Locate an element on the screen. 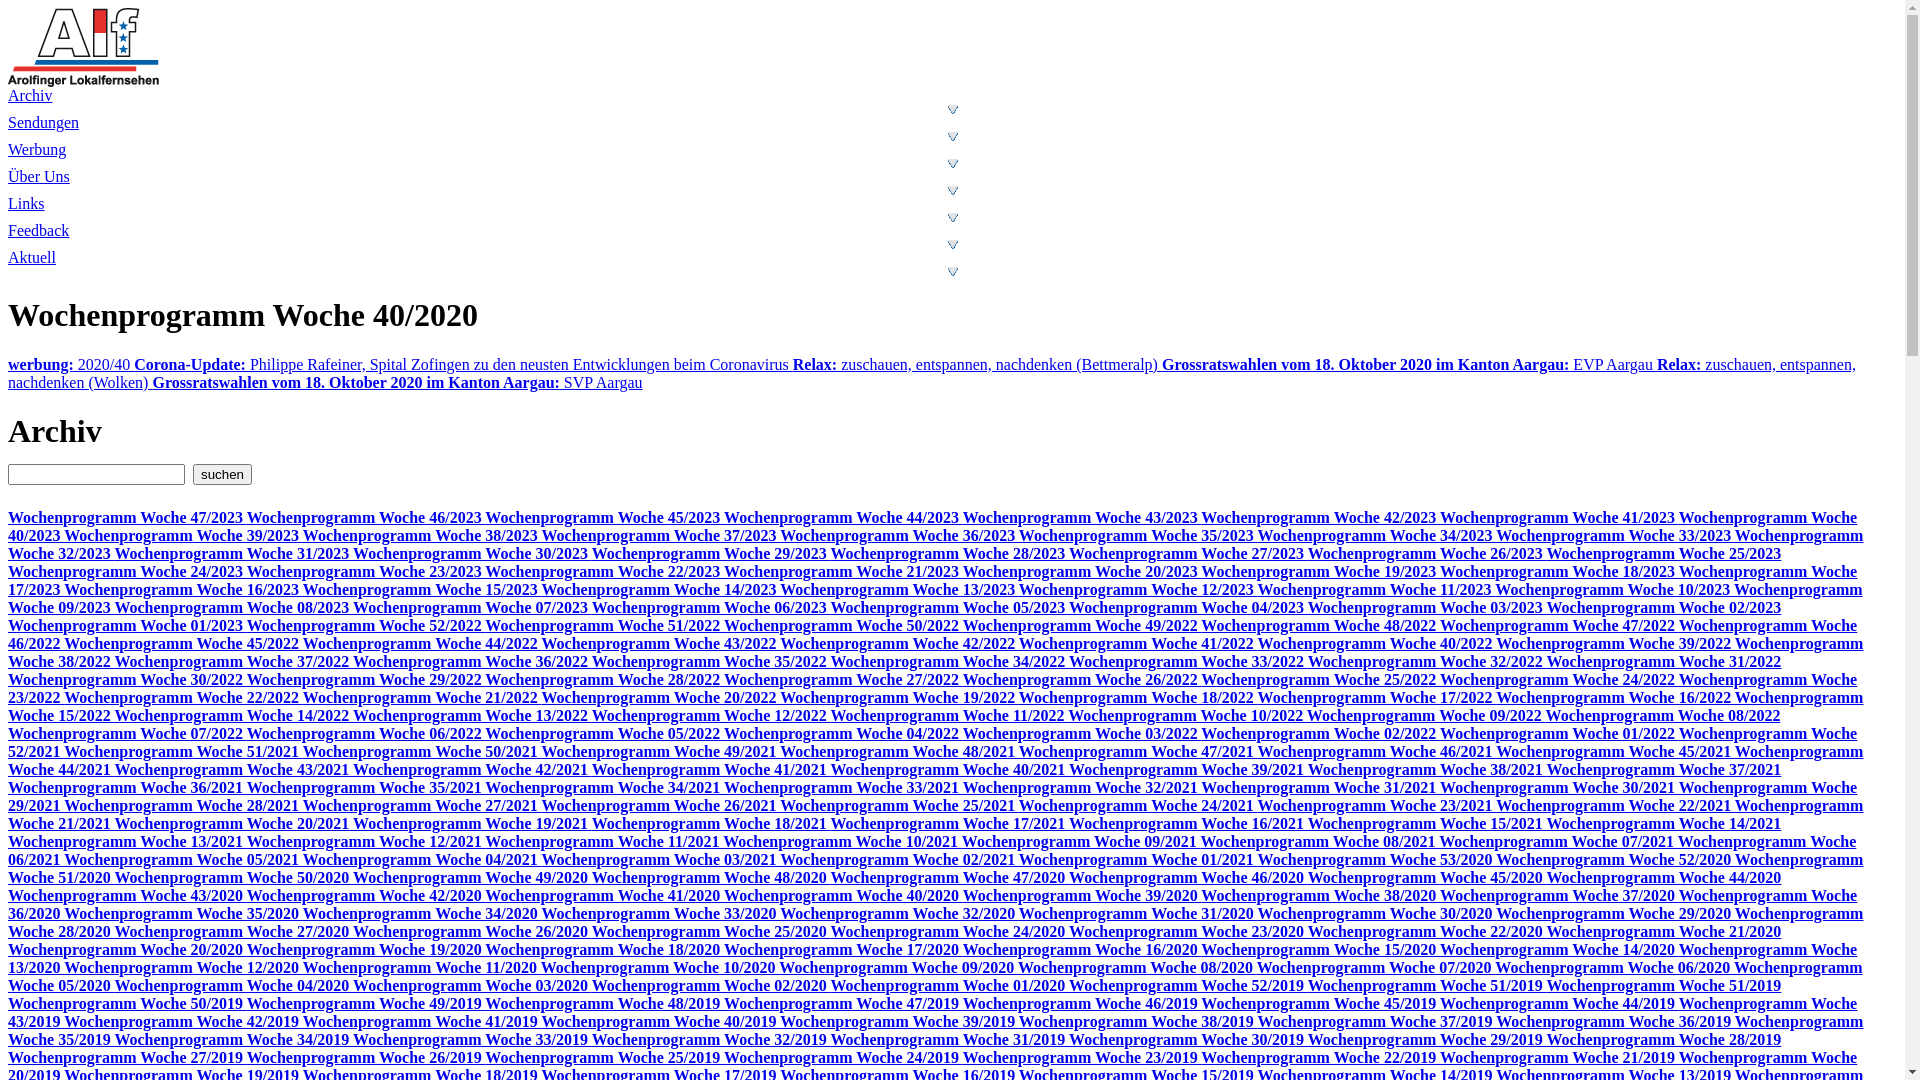  'Wochenprogramm Woche 36/2023' is located at coordinates (898, 534).